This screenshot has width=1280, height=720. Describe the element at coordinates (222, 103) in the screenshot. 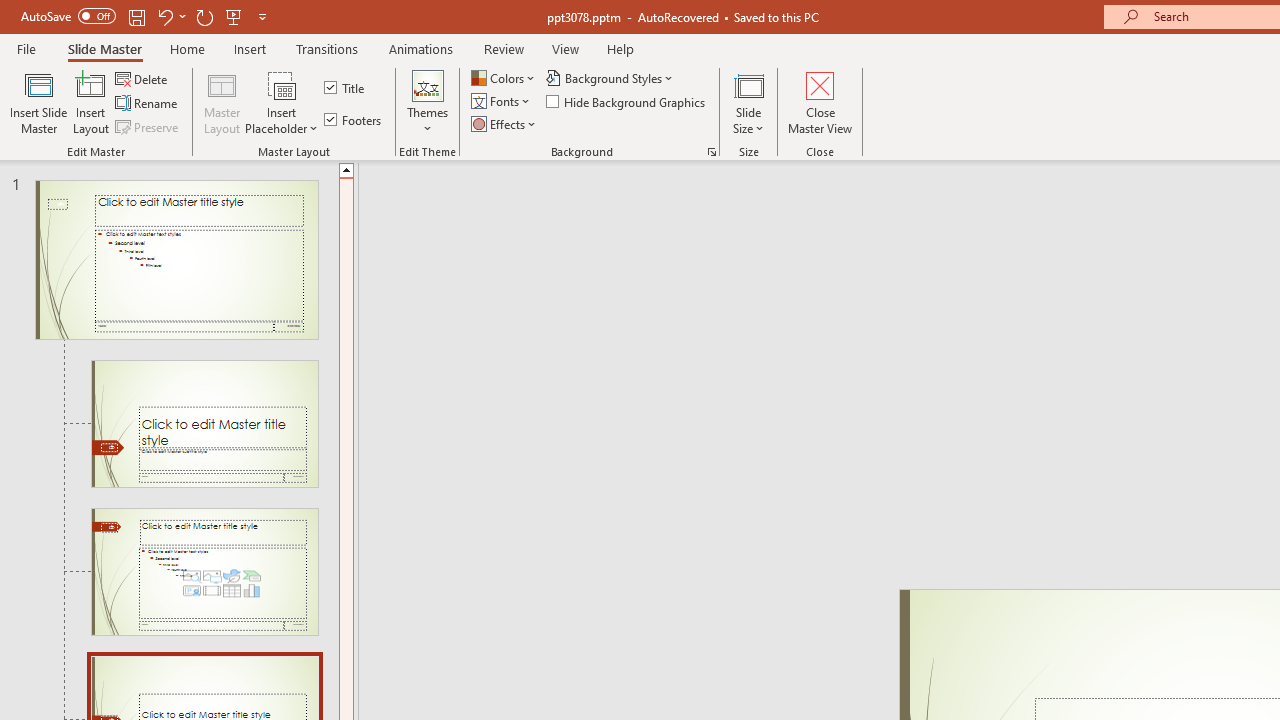

I see `'Master Layout...'` at that location.